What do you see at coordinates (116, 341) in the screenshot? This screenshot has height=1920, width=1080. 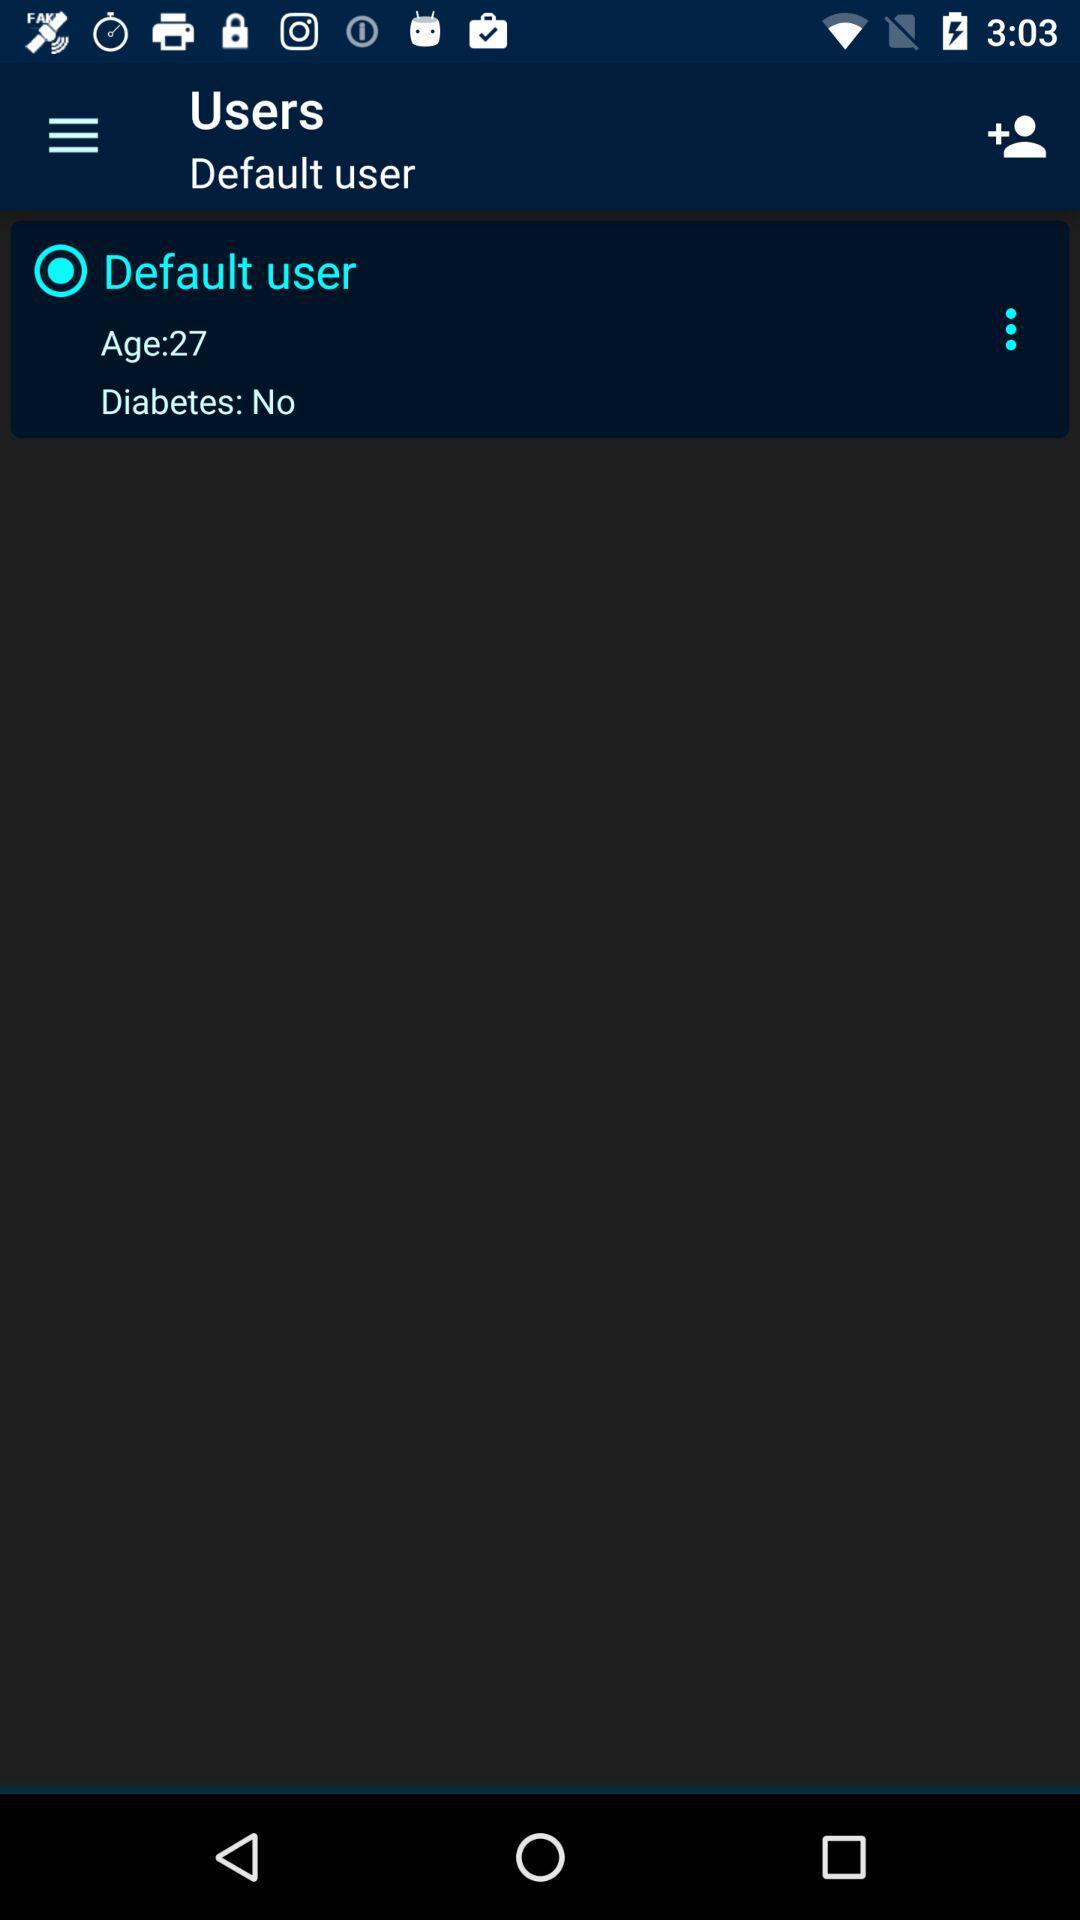 I see `item below default user` at bounding box center [116, 341].